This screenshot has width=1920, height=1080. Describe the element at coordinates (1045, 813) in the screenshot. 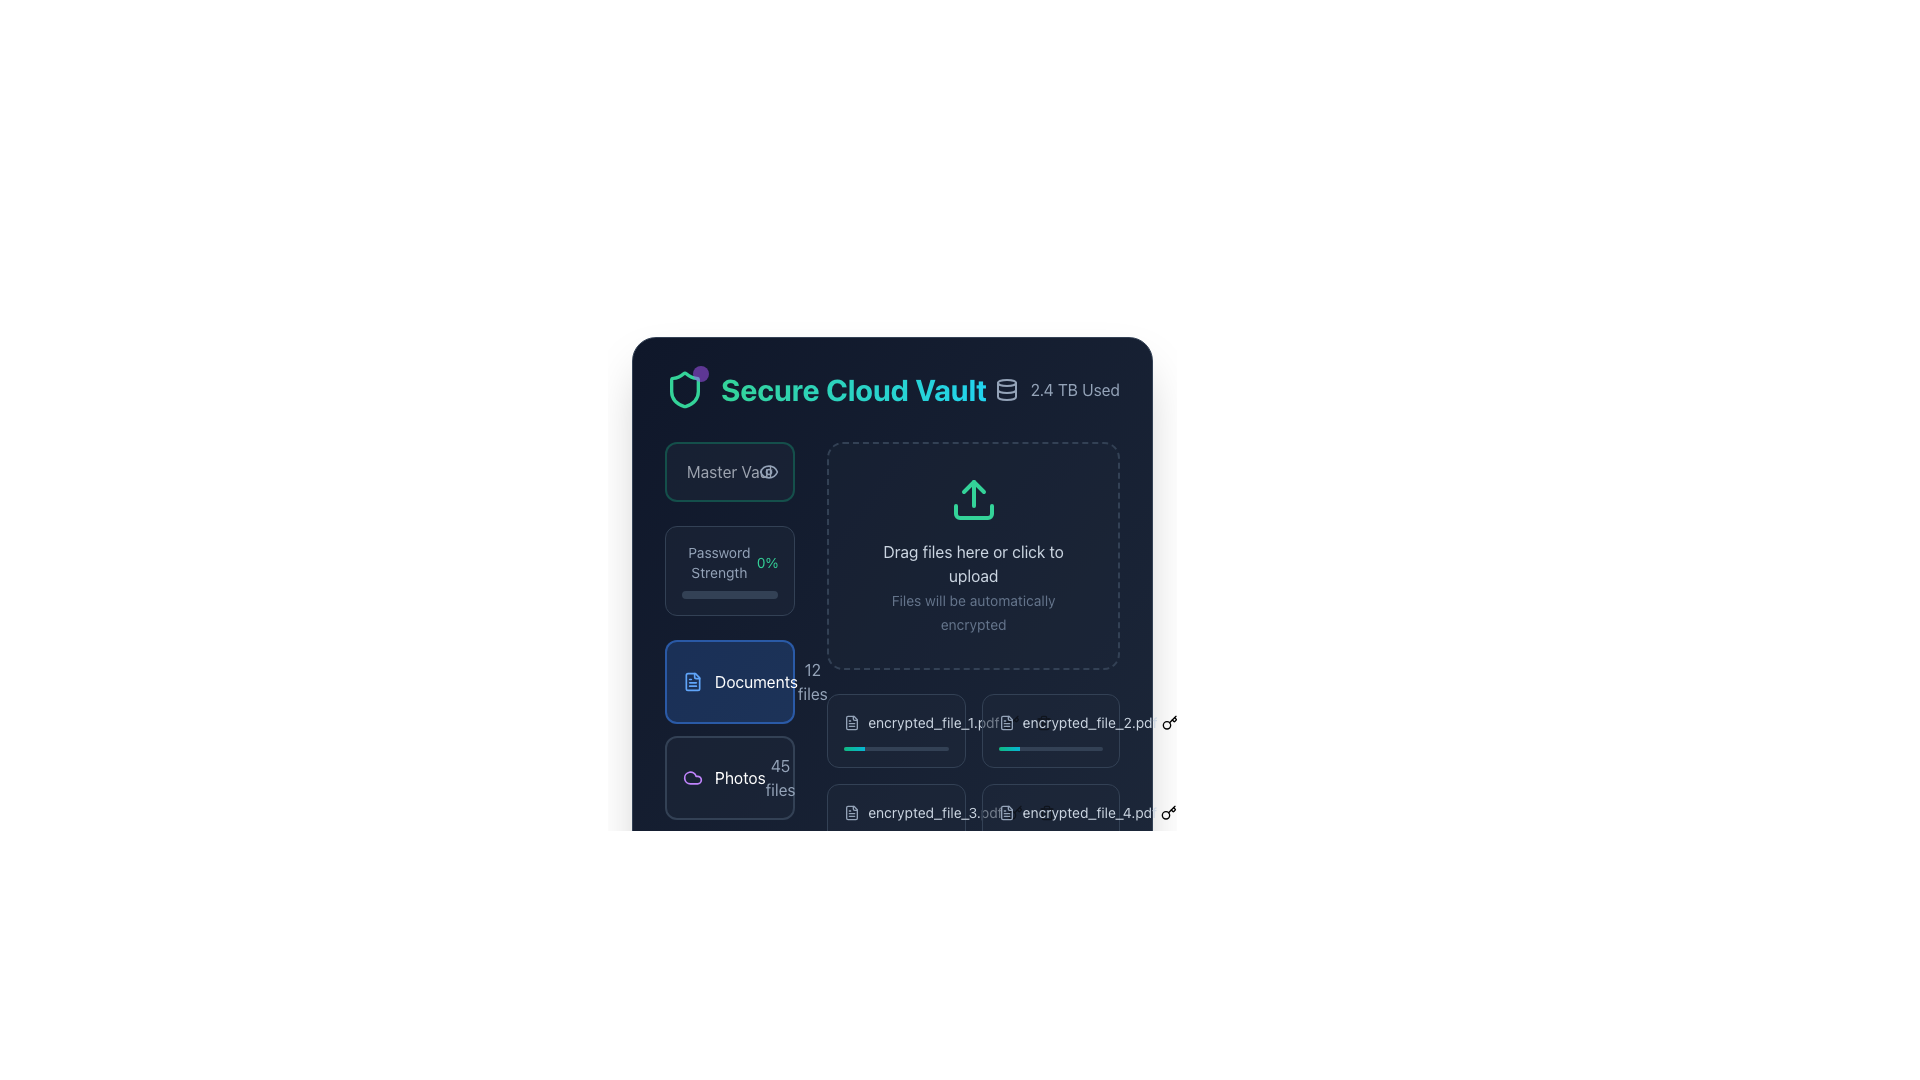

I see `the trash can icon, which serves as a delete button for associated files` at that location.